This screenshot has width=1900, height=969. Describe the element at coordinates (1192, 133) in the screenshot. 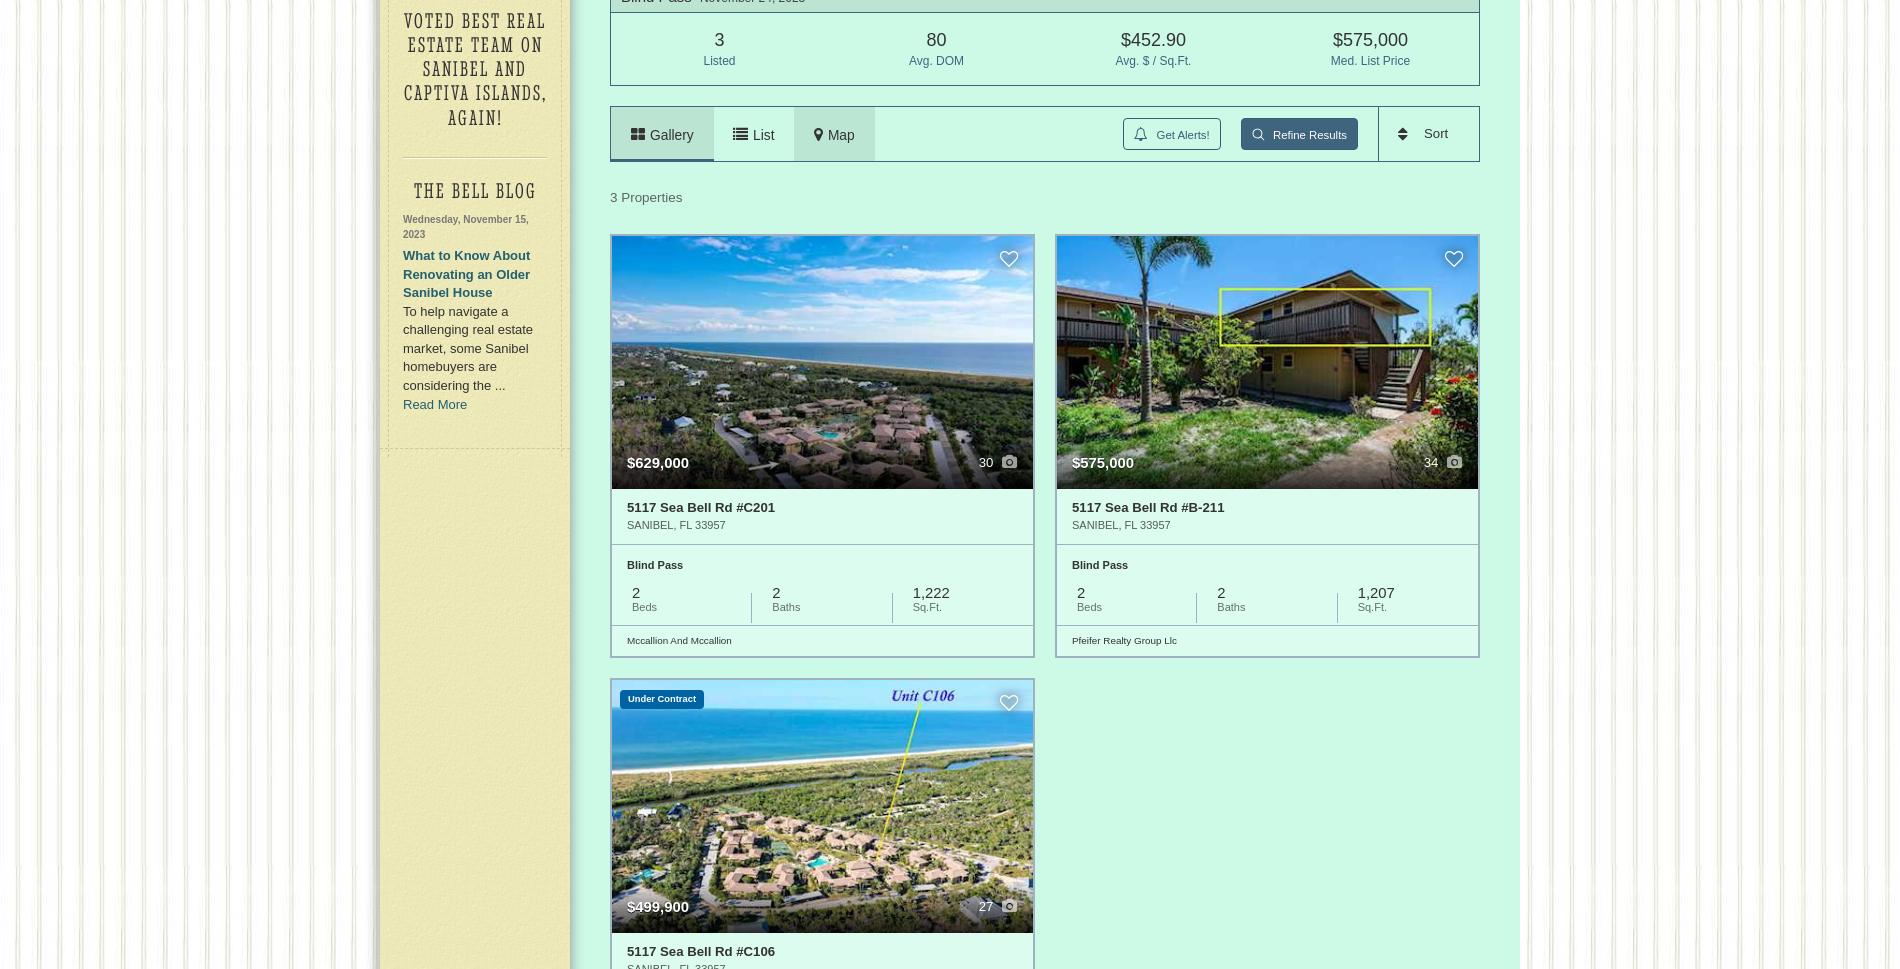

I see `'Alerts!'` at that location.